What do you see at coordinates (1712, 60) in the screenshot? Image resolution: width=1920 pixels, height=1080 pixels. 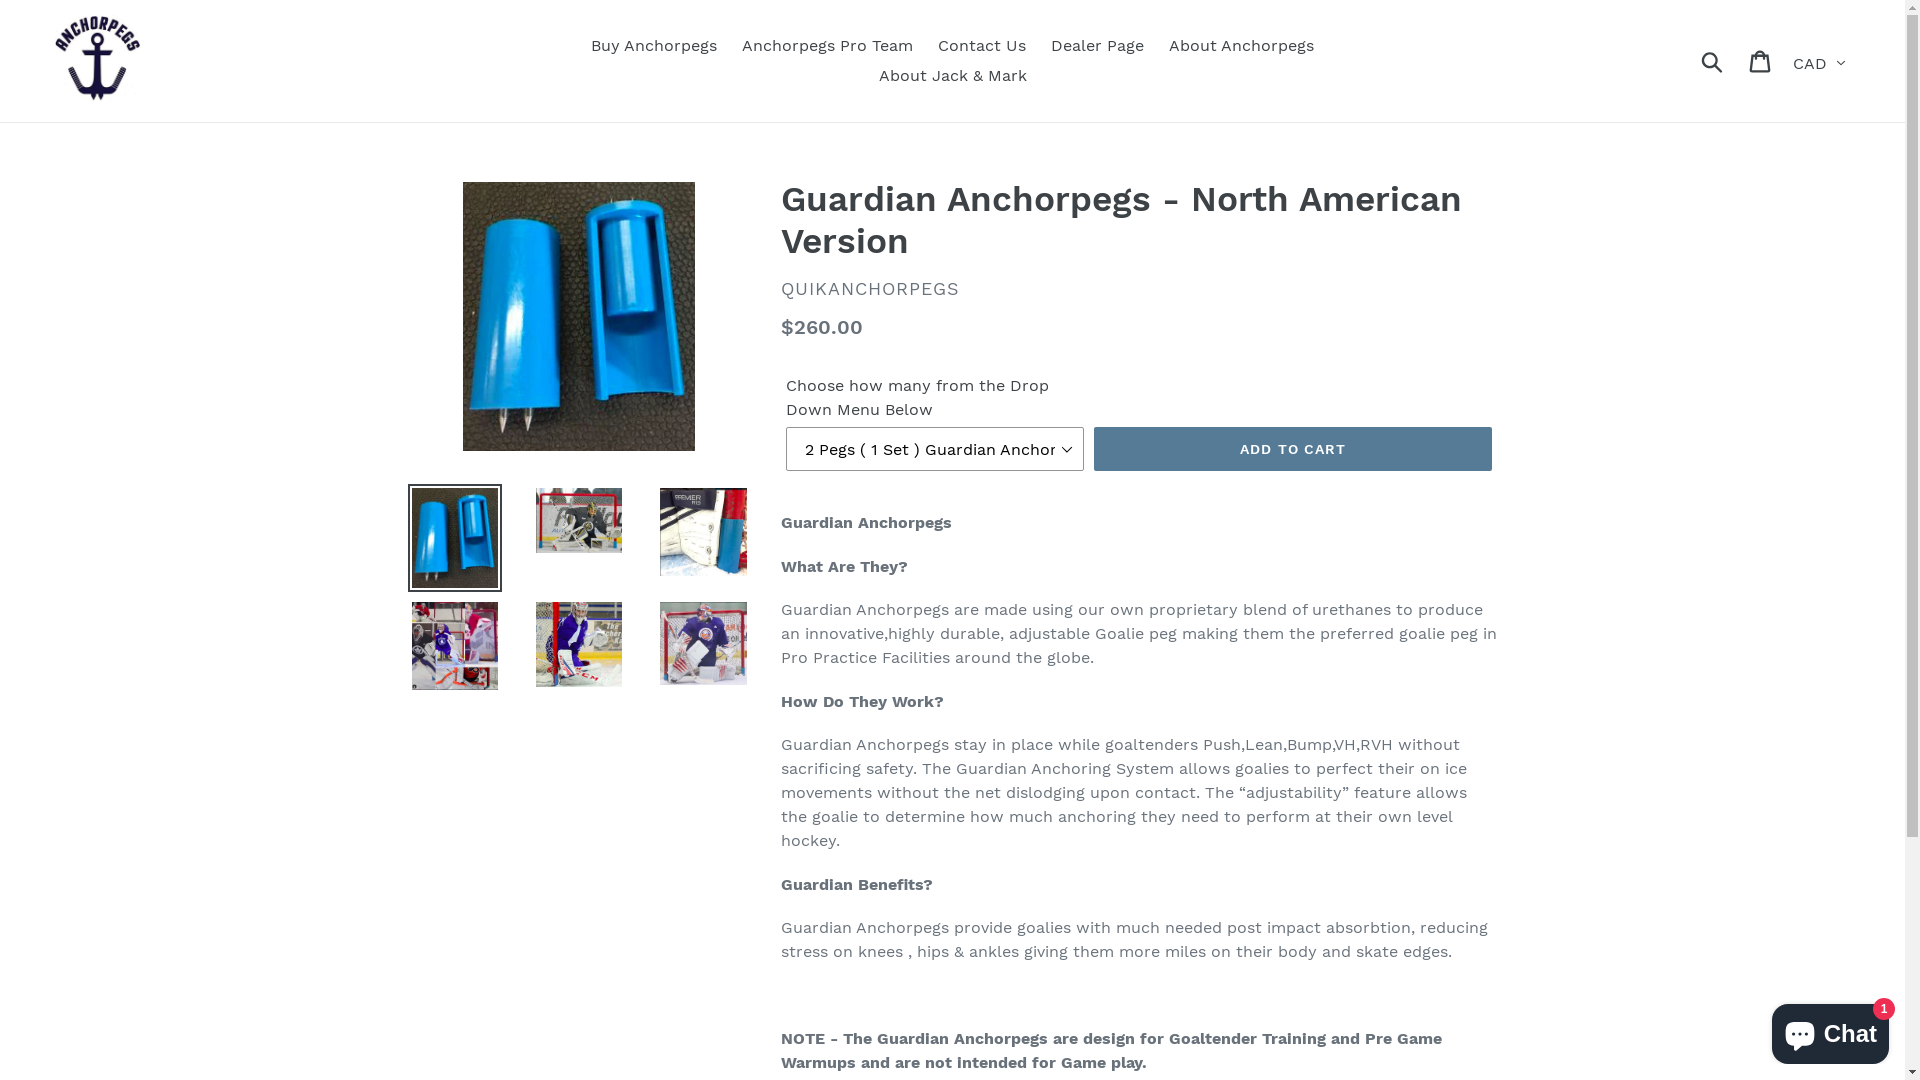 I see `'Submit'` at bounding box center [1712, 60].